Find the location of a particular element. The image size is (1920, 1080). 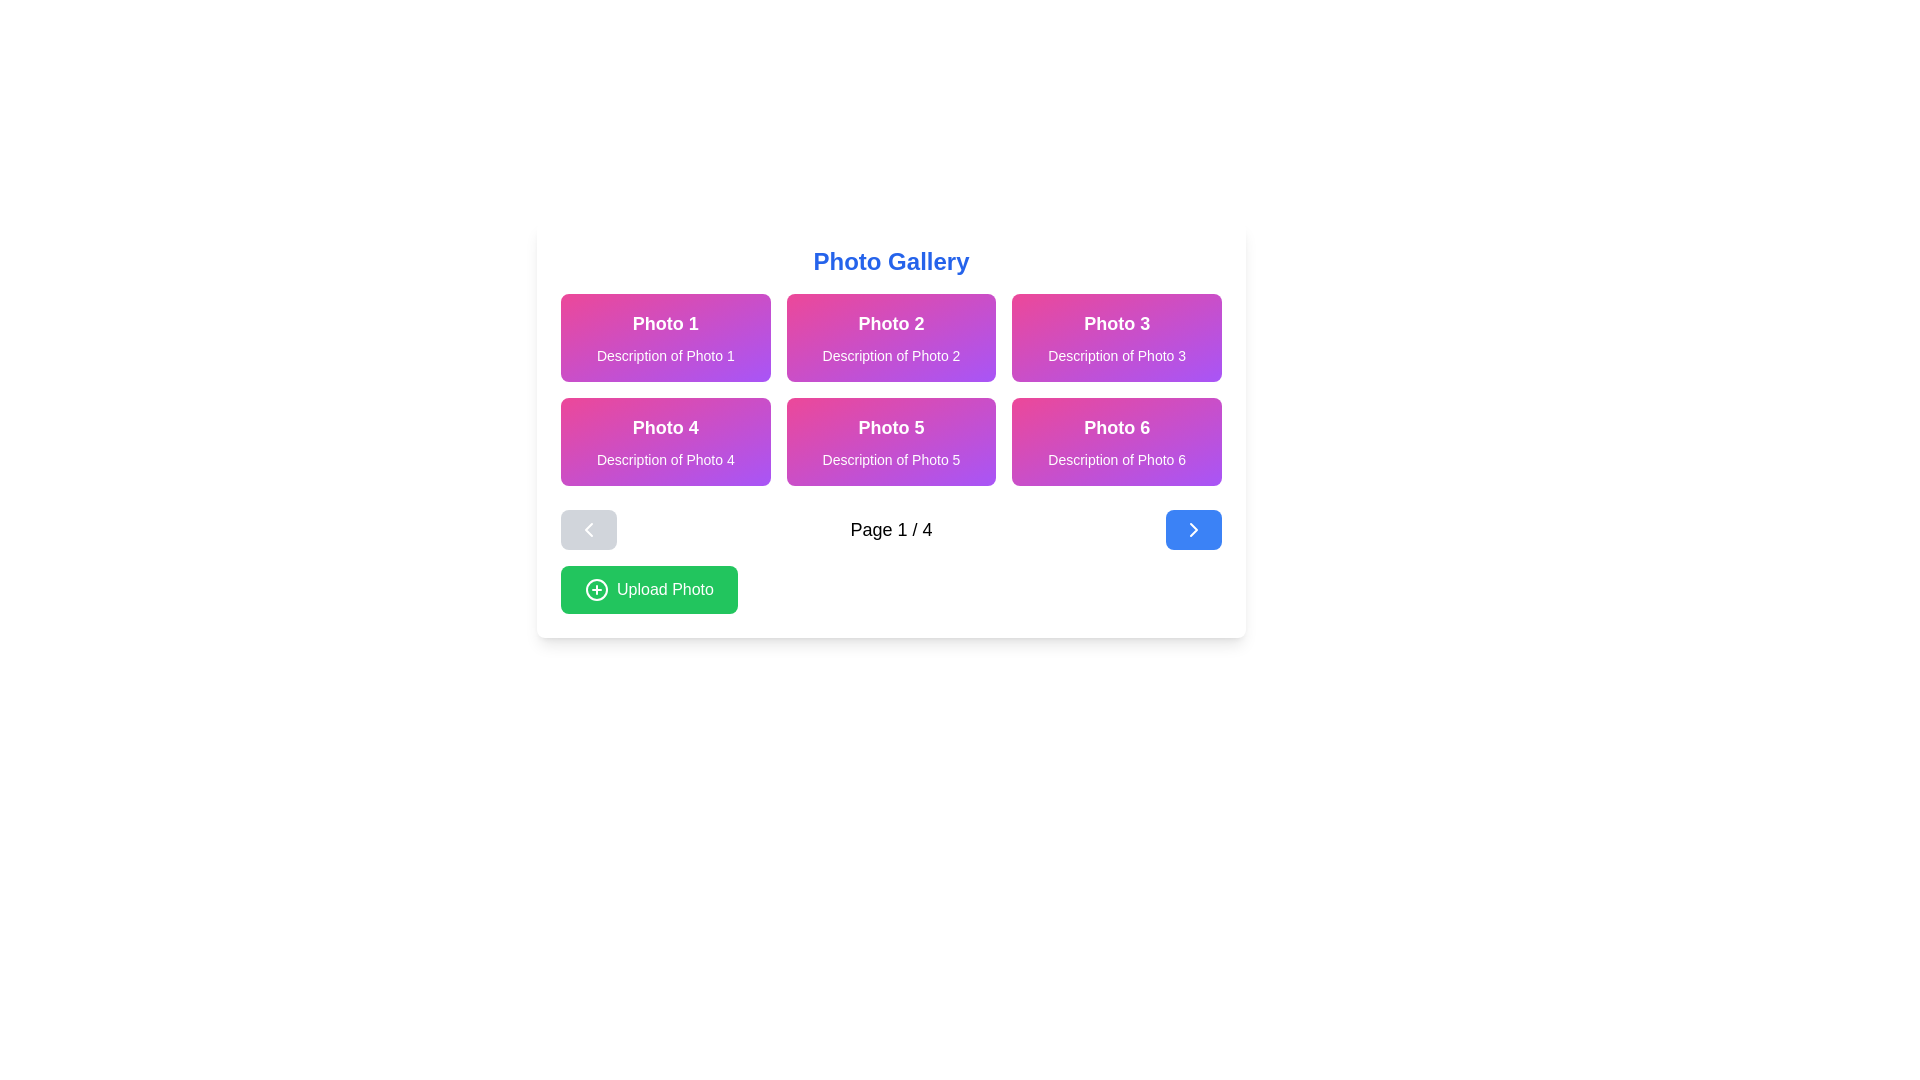

the informational card displaying 'Photo 6' located in the lower-right corner of the 3x2 grid layout is located at coordinates (1116, 441).